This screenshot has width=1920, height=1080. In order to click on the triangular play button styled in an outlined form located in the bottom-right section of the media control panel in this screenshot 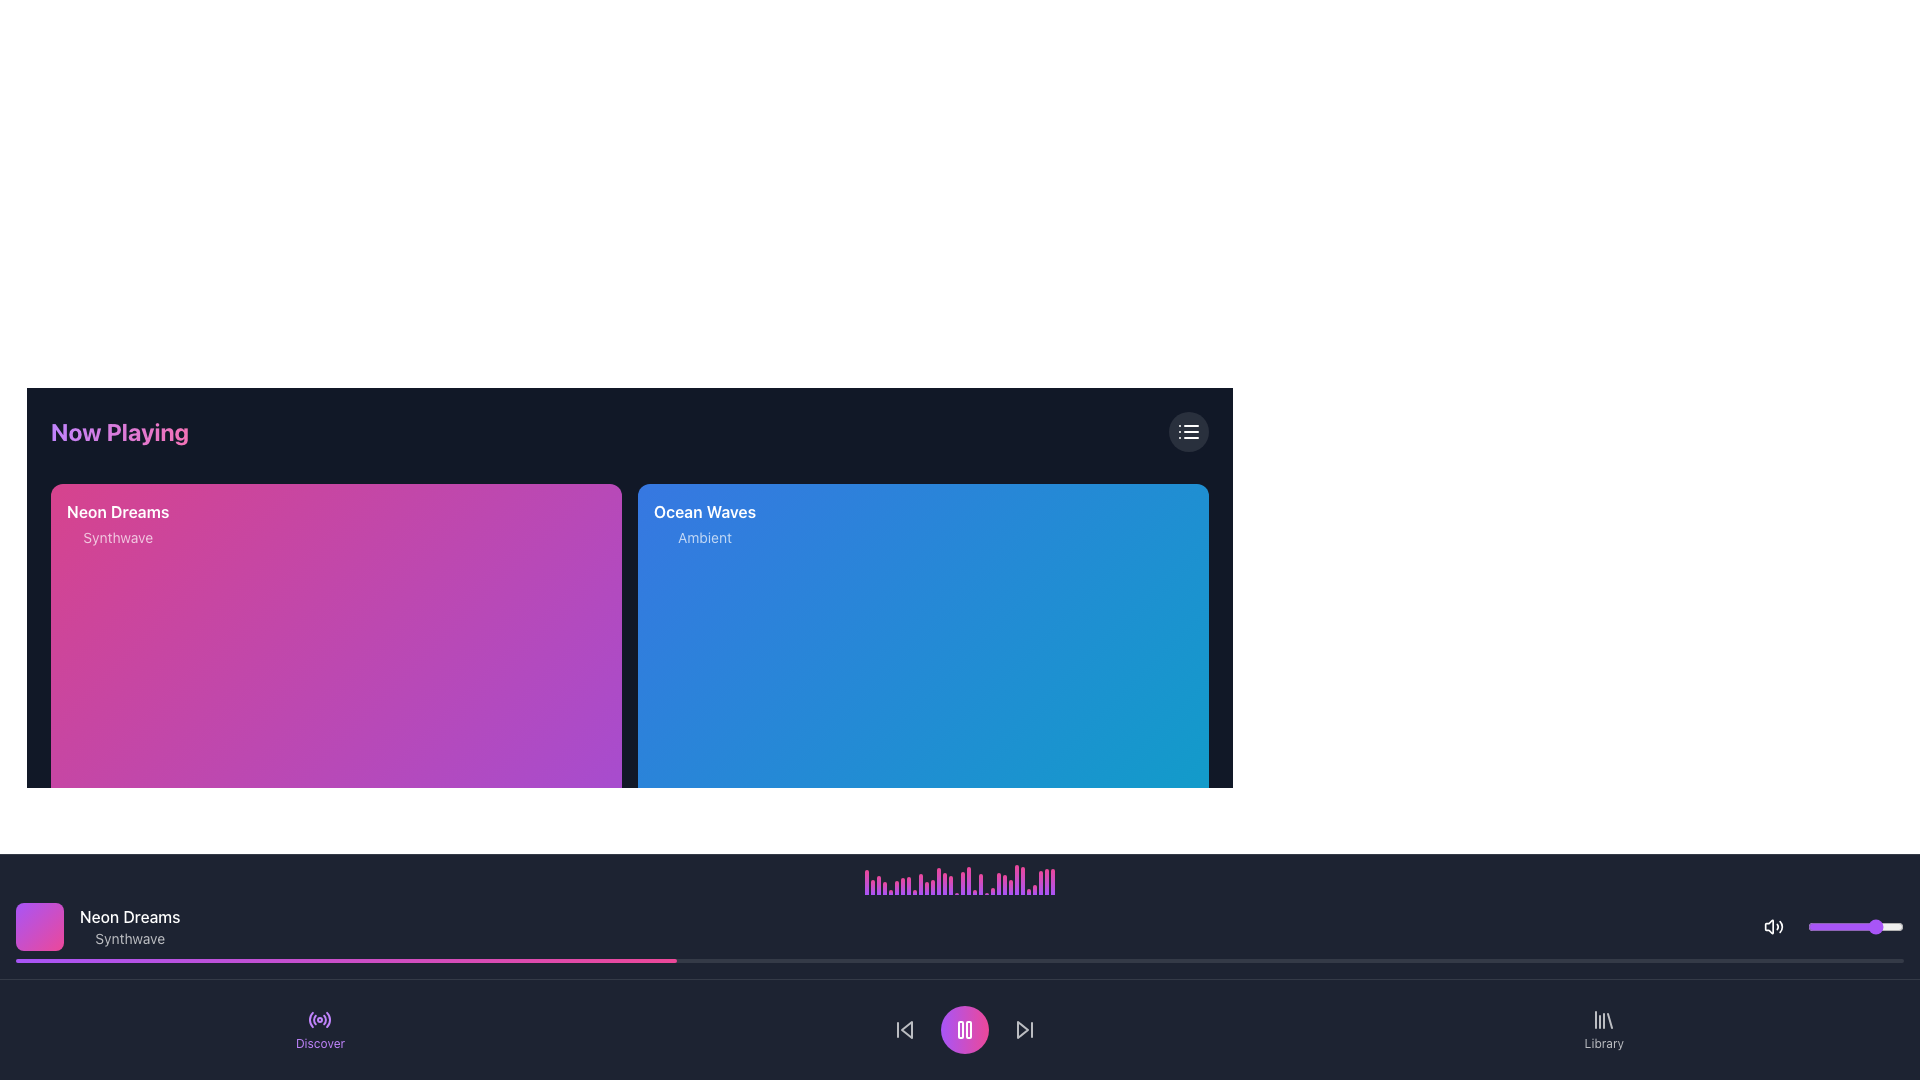, I will do `click(1171, 1017)`.